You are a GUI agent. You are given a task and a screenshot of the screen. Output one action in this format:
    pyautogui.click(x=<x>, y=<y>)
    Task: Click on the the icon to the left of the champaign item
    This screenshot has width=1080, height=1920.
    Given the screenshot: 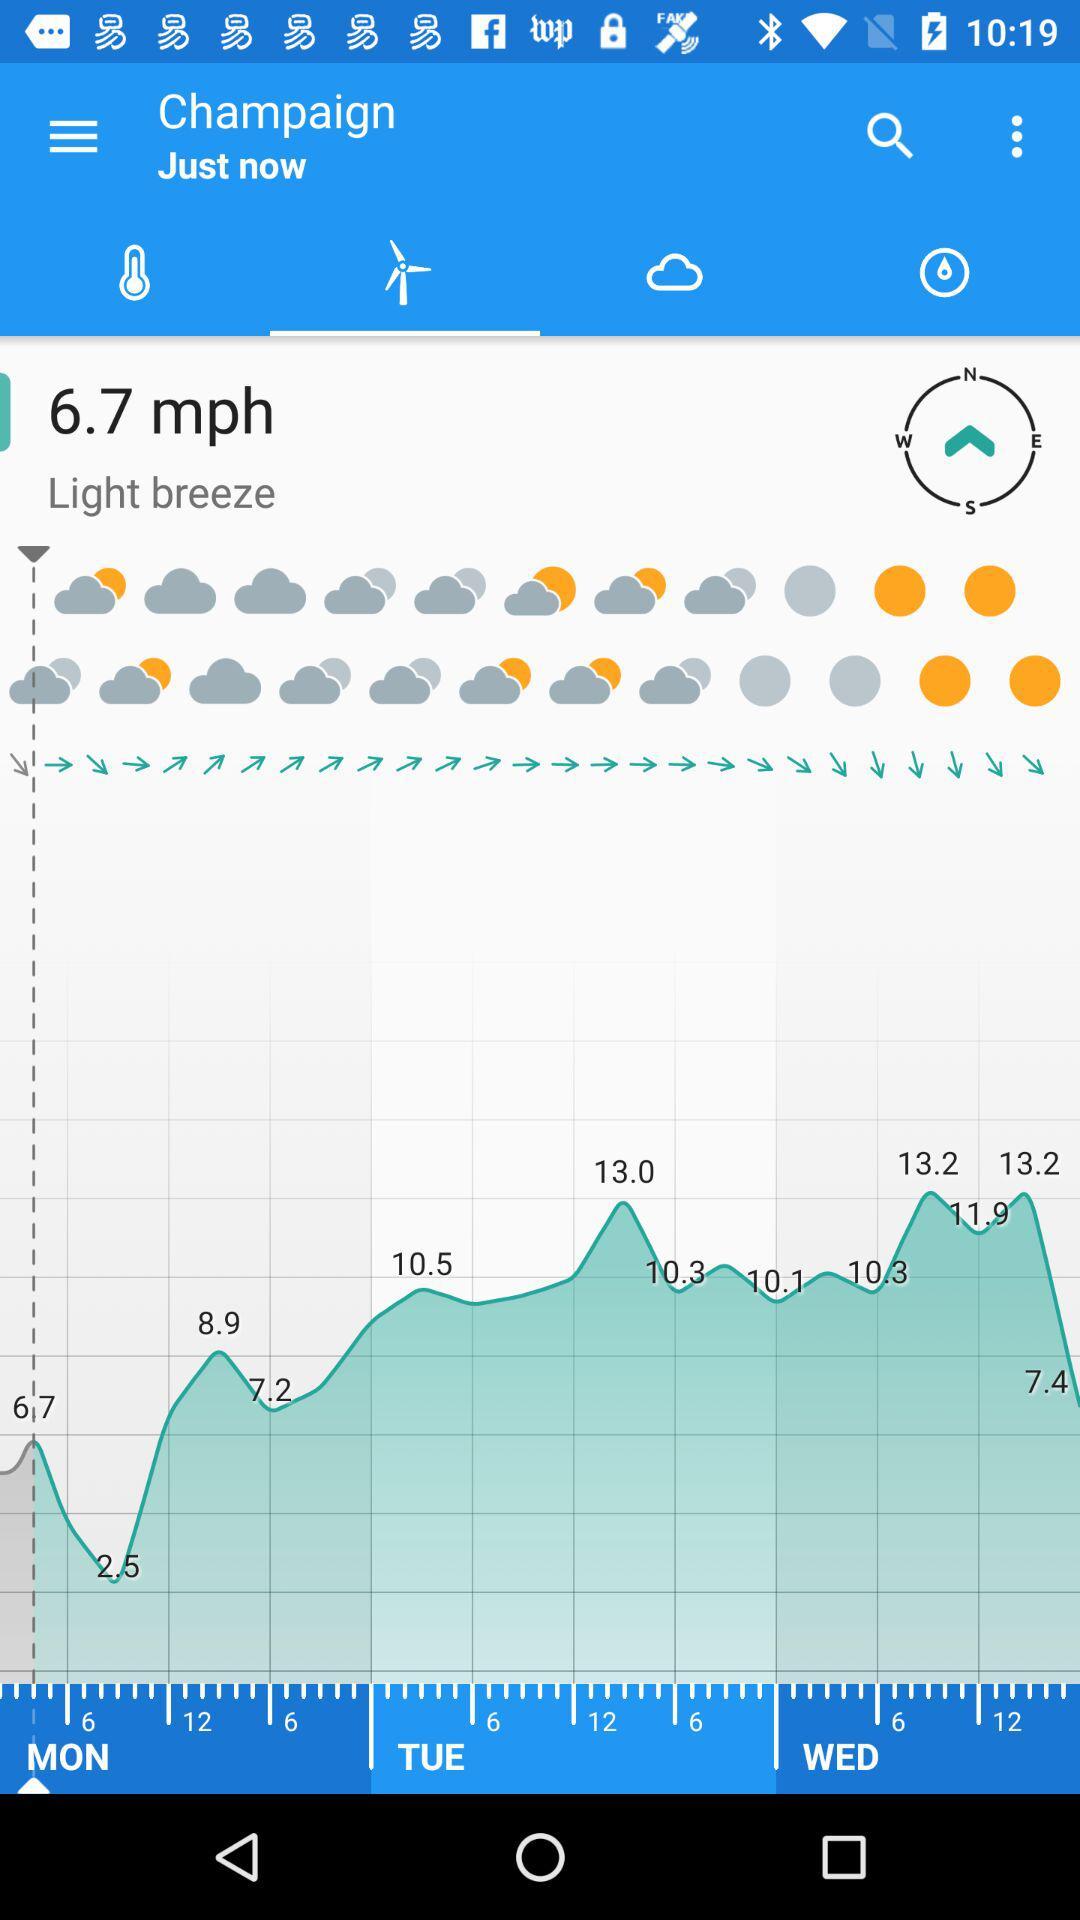 What is the action you would take?
    pyautogui.click(x=72, y=135)
    